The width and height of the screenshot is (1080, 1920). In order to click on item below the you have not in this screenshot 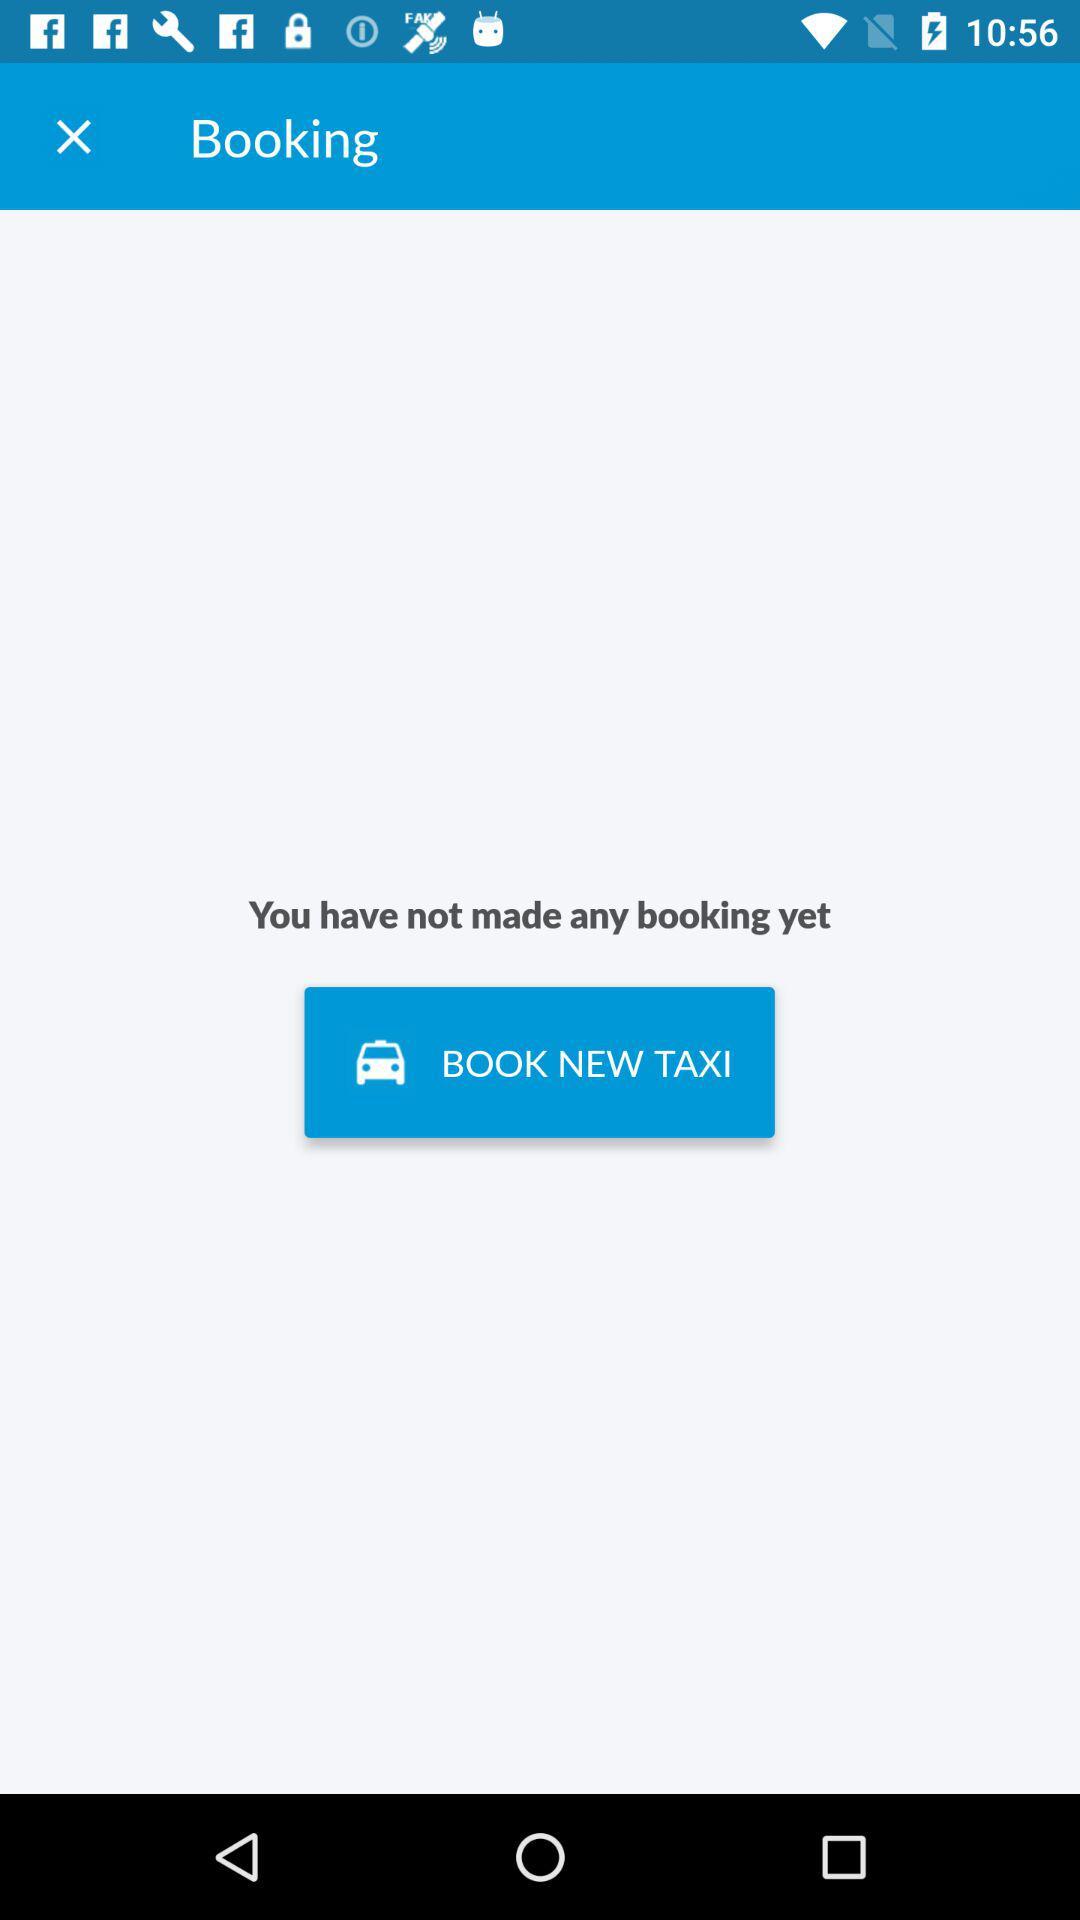, I will do `click(538, 1061)`.